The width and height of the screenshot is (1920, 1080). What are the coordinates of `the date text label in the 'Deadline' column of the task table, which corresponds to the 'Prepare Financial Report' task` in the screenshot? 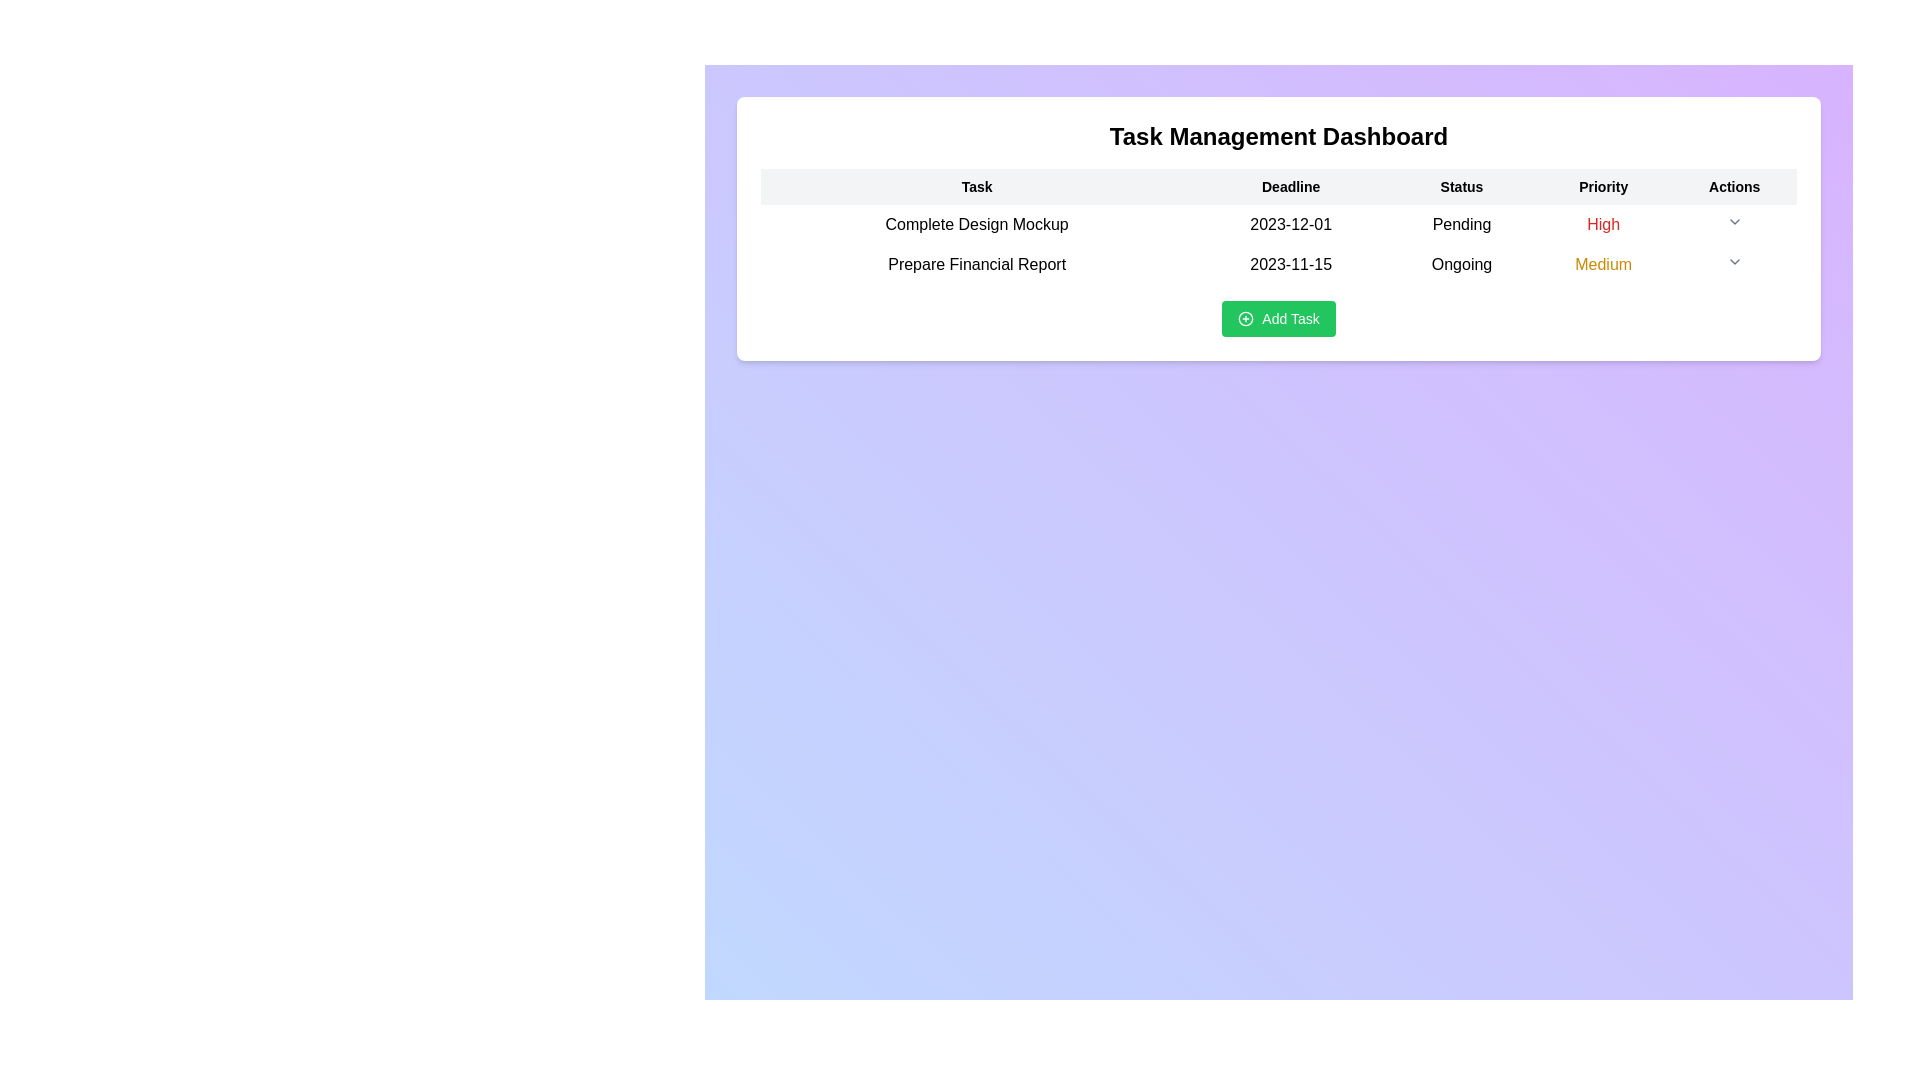 It's located at (1291, 264).